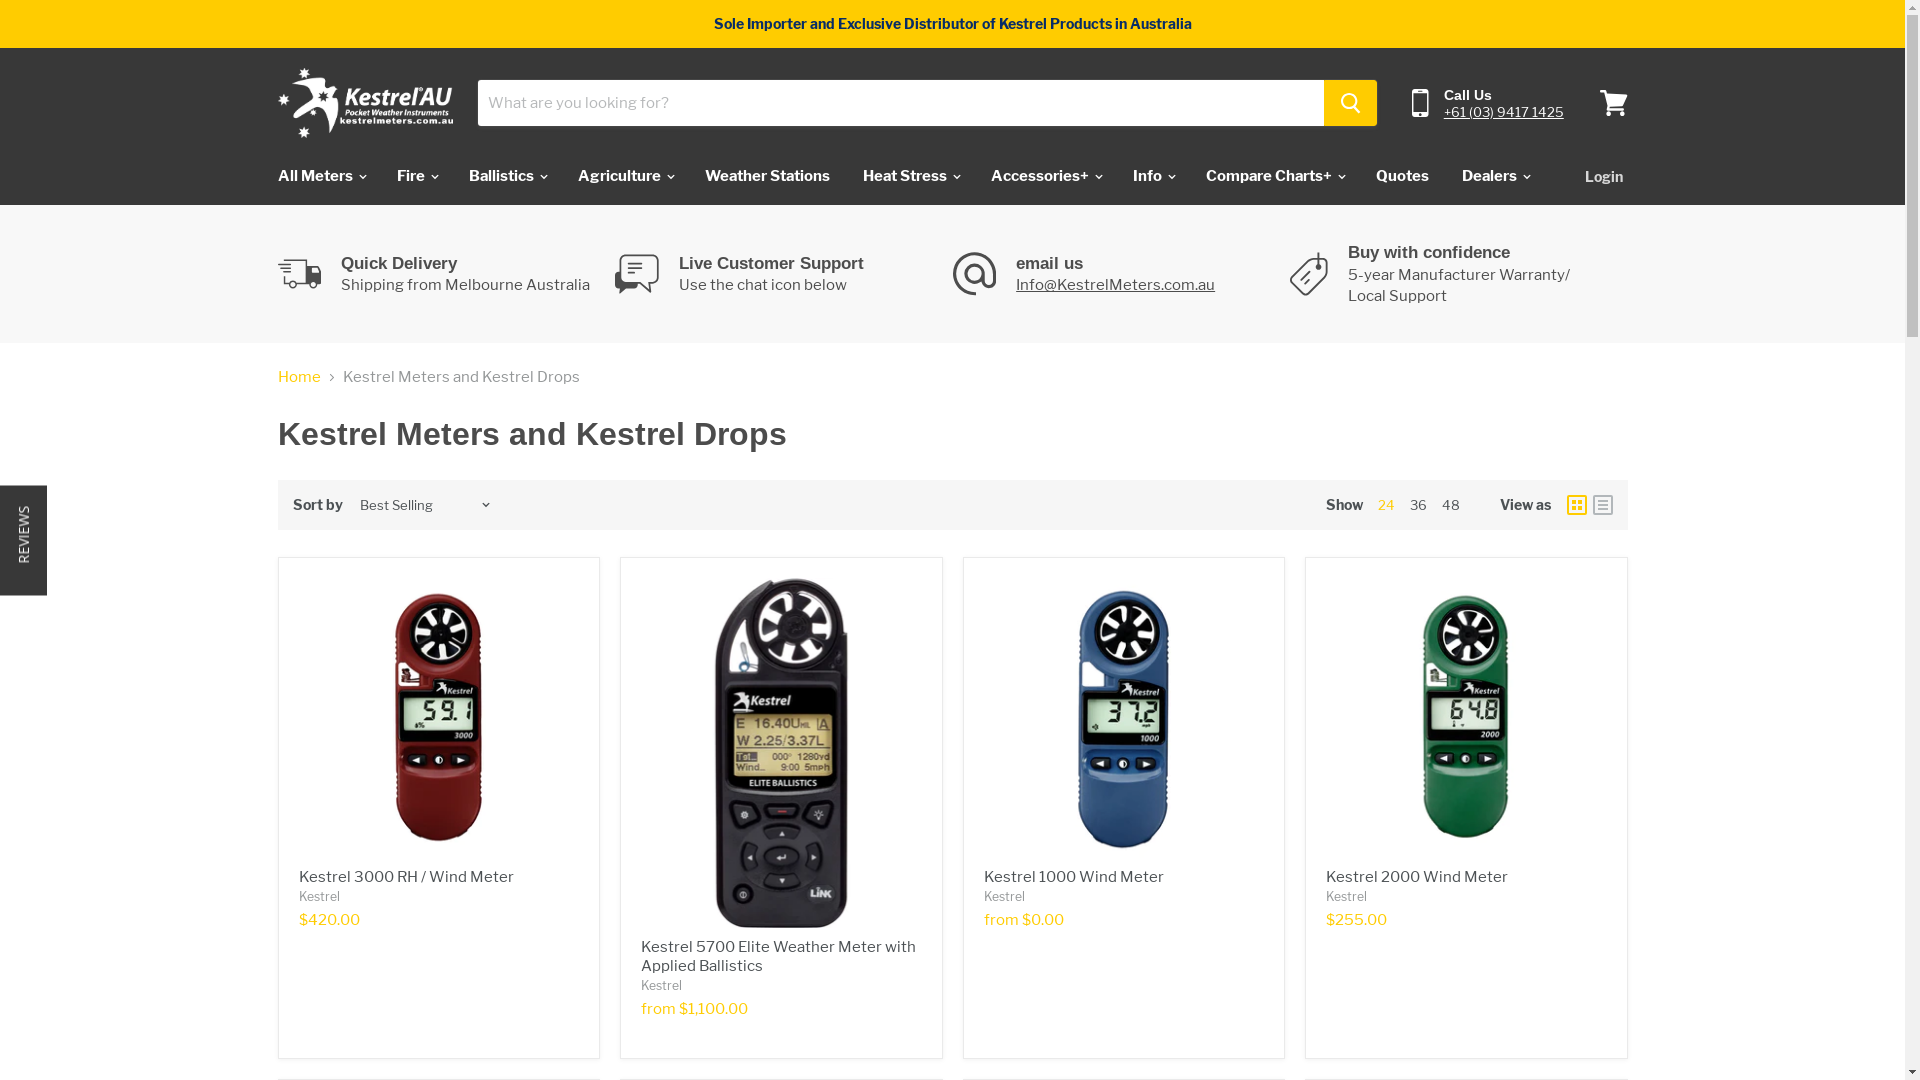  What do you see at coordinates (261, 175) in the screenshot?
I see `'All Meters'` at bounding box center [261, 175].